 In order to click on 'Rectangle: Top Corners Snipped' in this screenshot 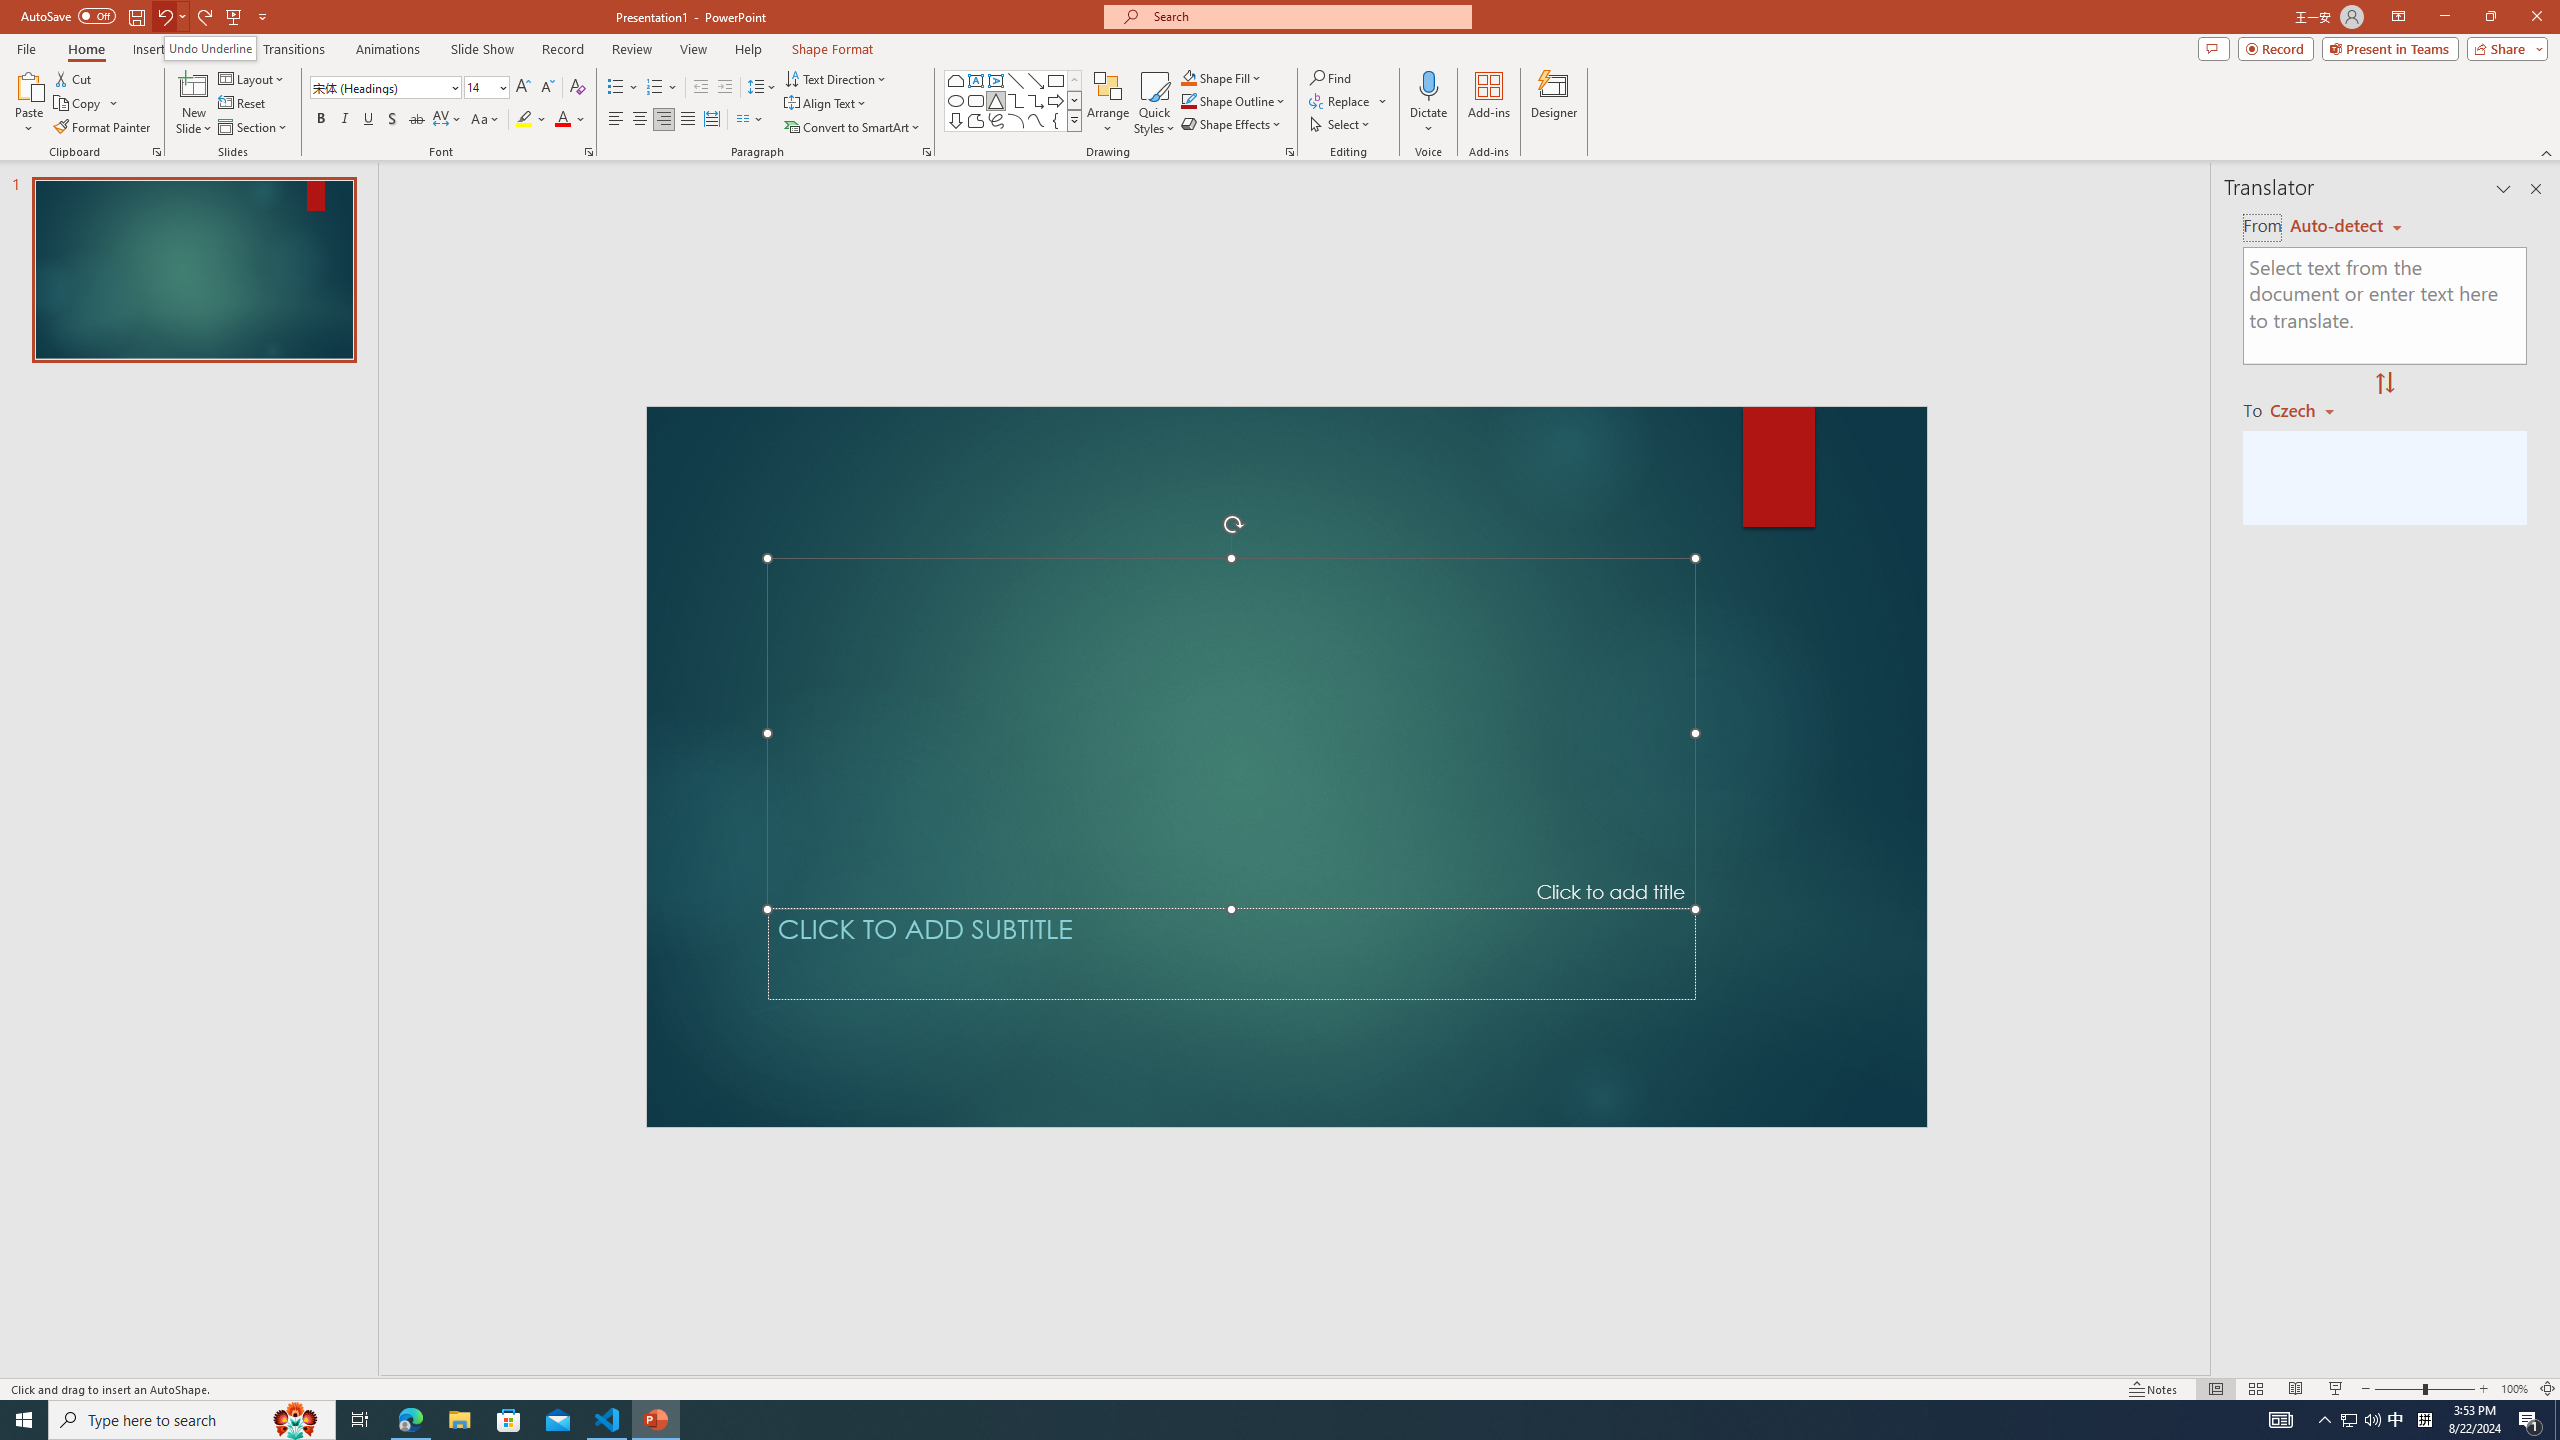, I will do `click(955, 80)`.